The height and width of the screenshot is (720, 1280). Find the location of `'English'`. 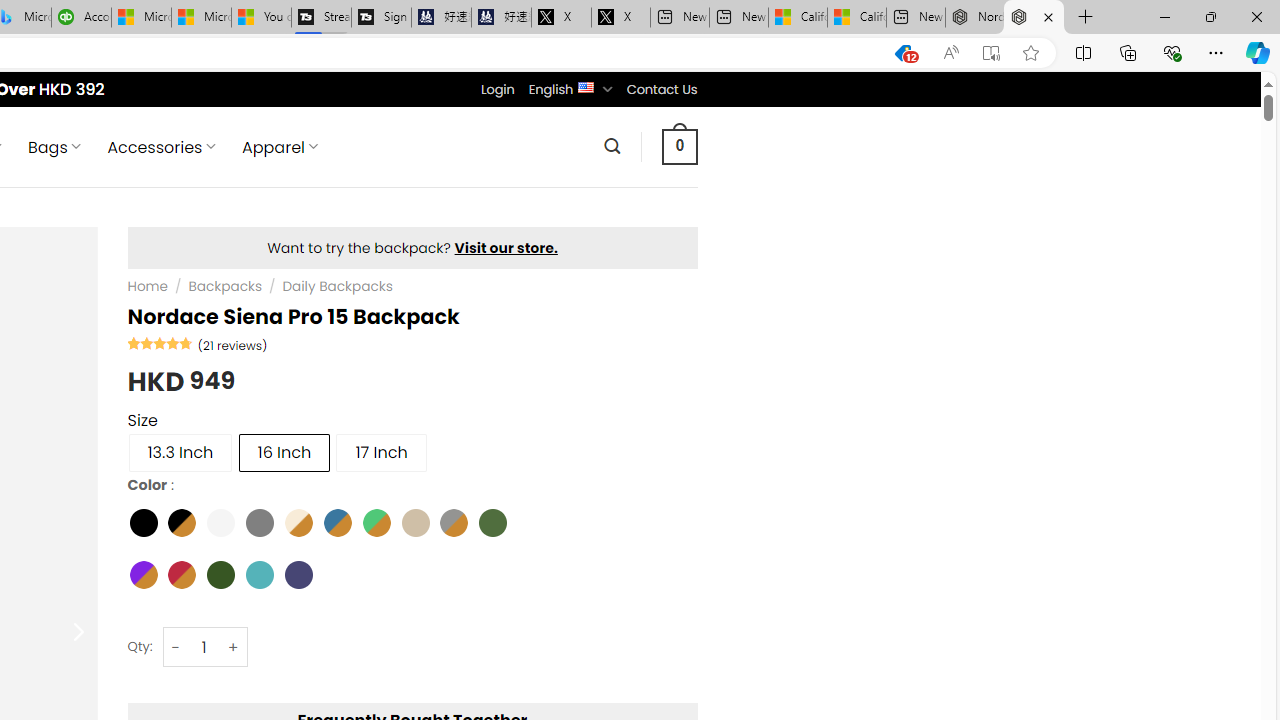

'English' is located at coordinates (585, 85).